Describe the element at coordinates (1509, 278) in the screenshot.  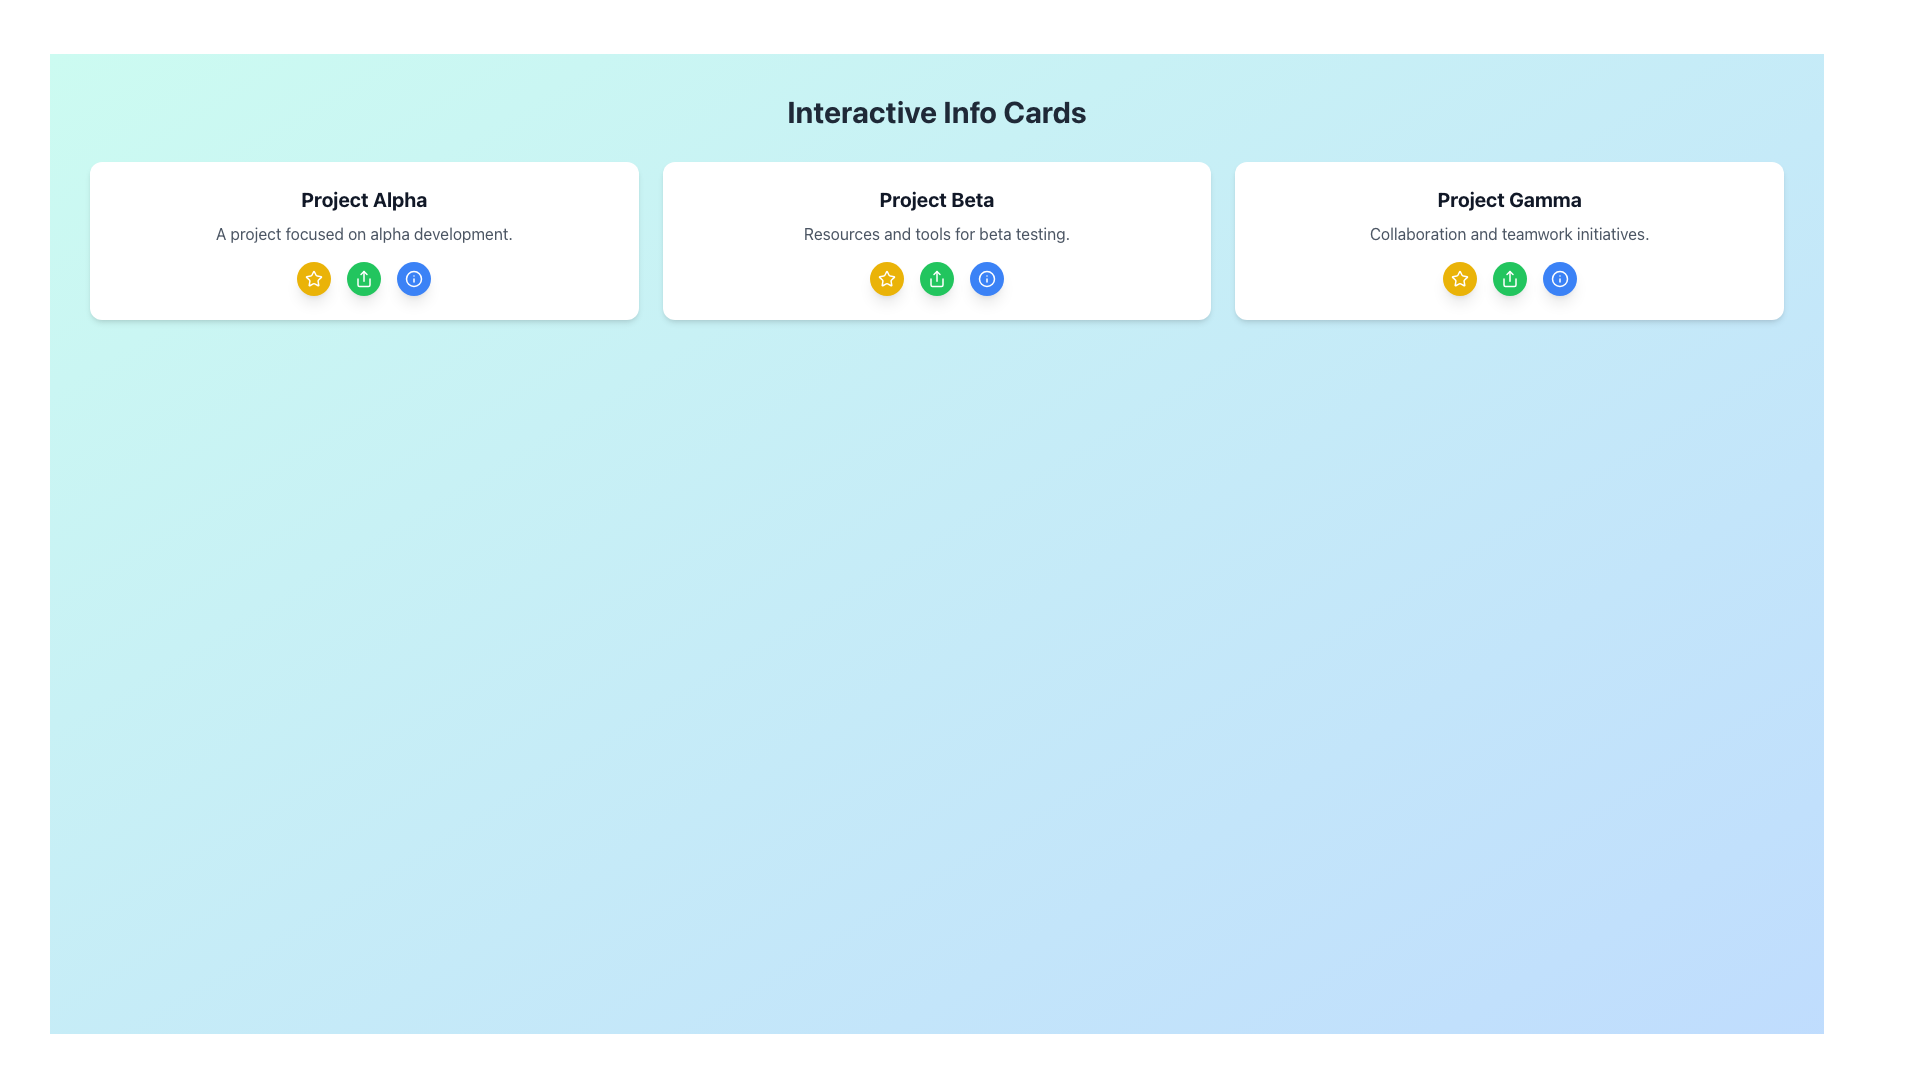
I see `the Circular Icon Button with an upward arrow located in the center of a row of three circular buttons within the 'Project Gamma' card, which is the second button from the left` at that location.